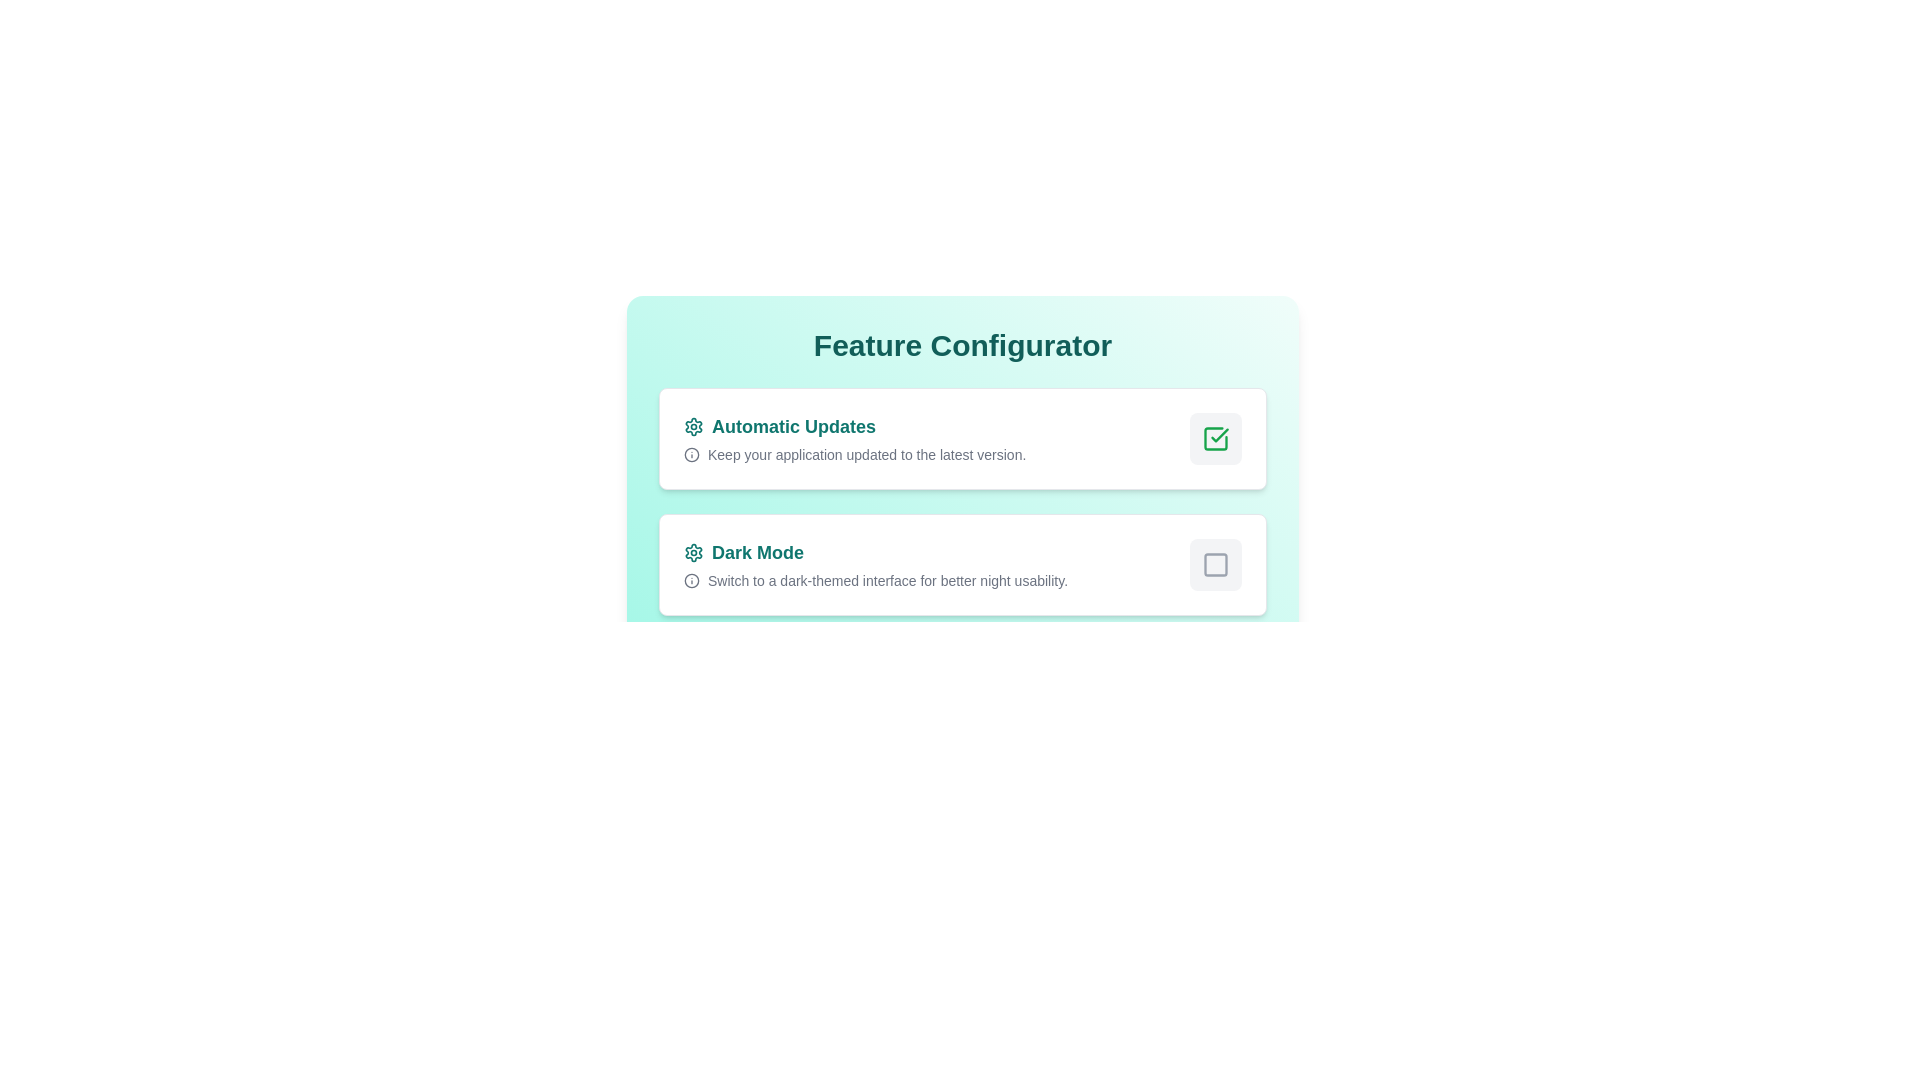  What do you see at coordinates (1214, 564) in the screenshot?
I see `the checkbox for 'Dark Mode' located in the 'Feature Configurator' section` at bounding box center [1214, 564].